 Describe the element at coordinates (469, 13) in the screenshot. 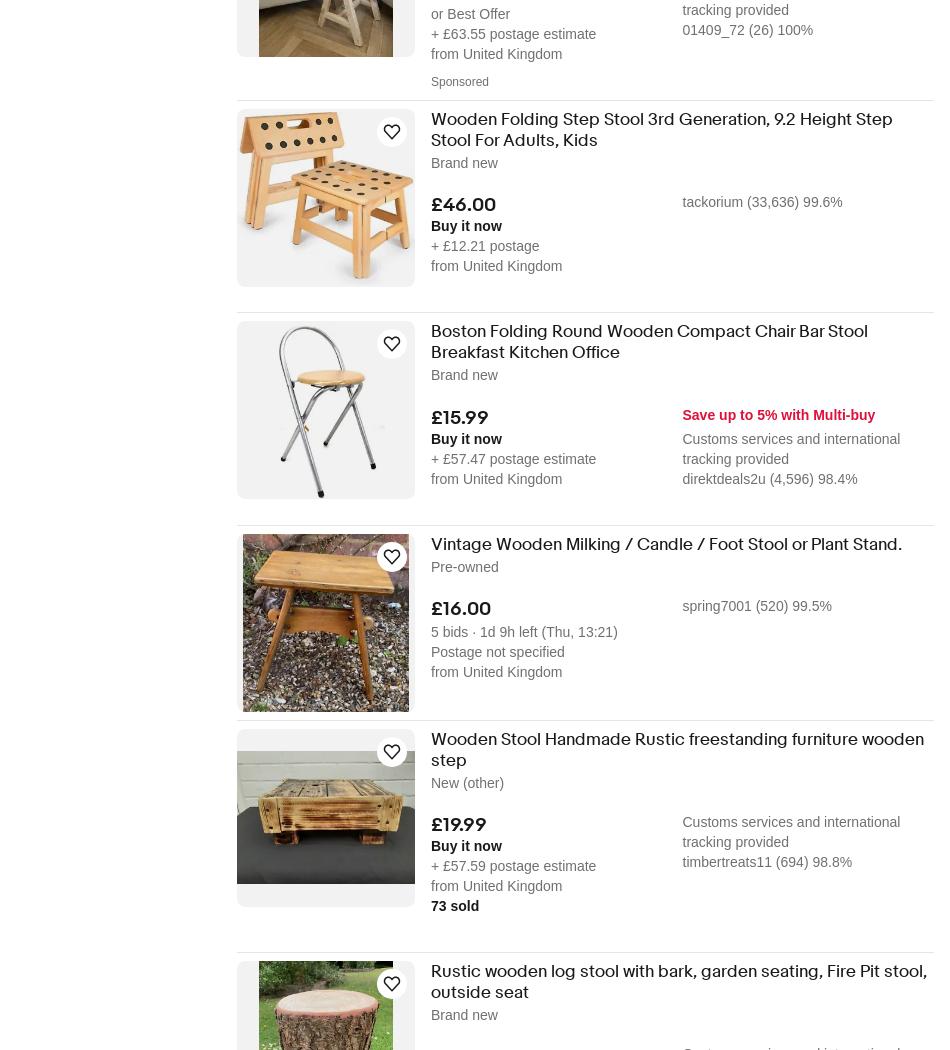

I see `'or Best Offer'` at that location.